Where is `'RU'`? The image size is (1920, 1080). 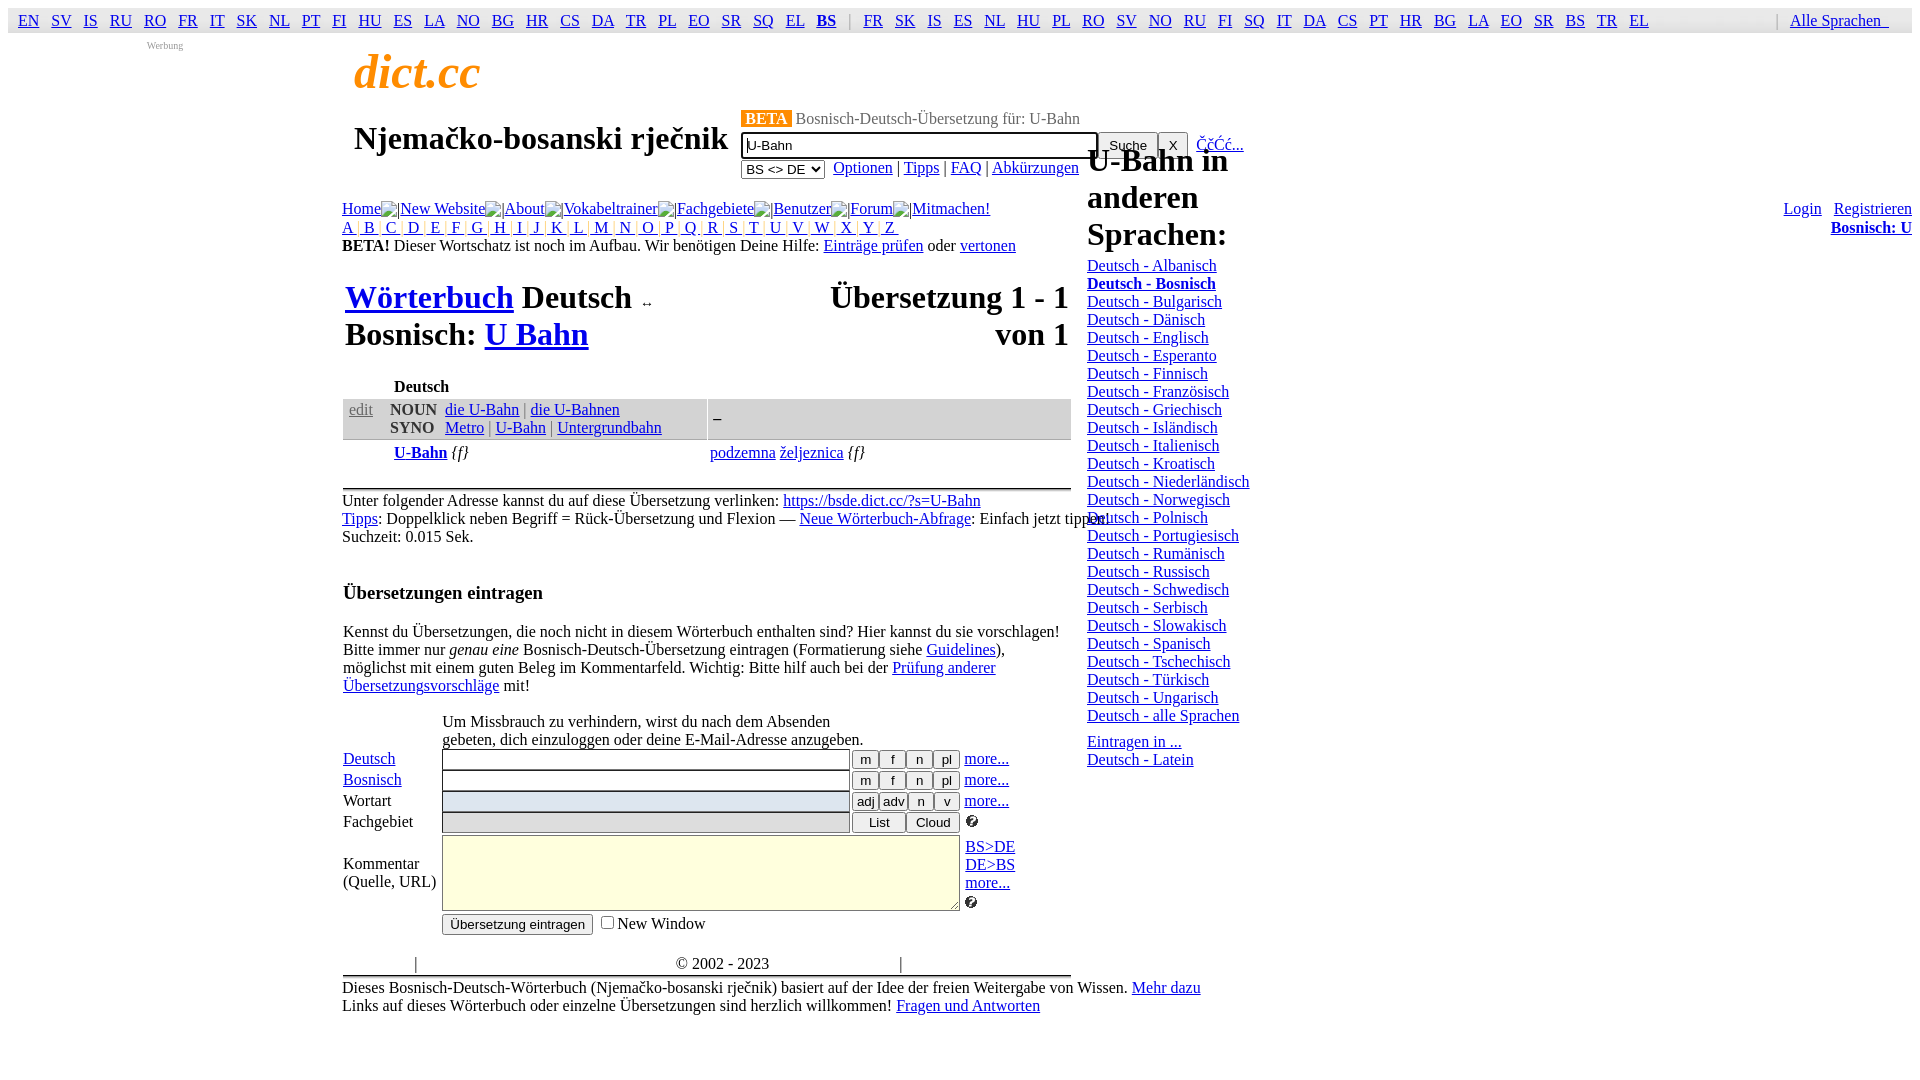 'RU' is located at coordinates (119, 20).